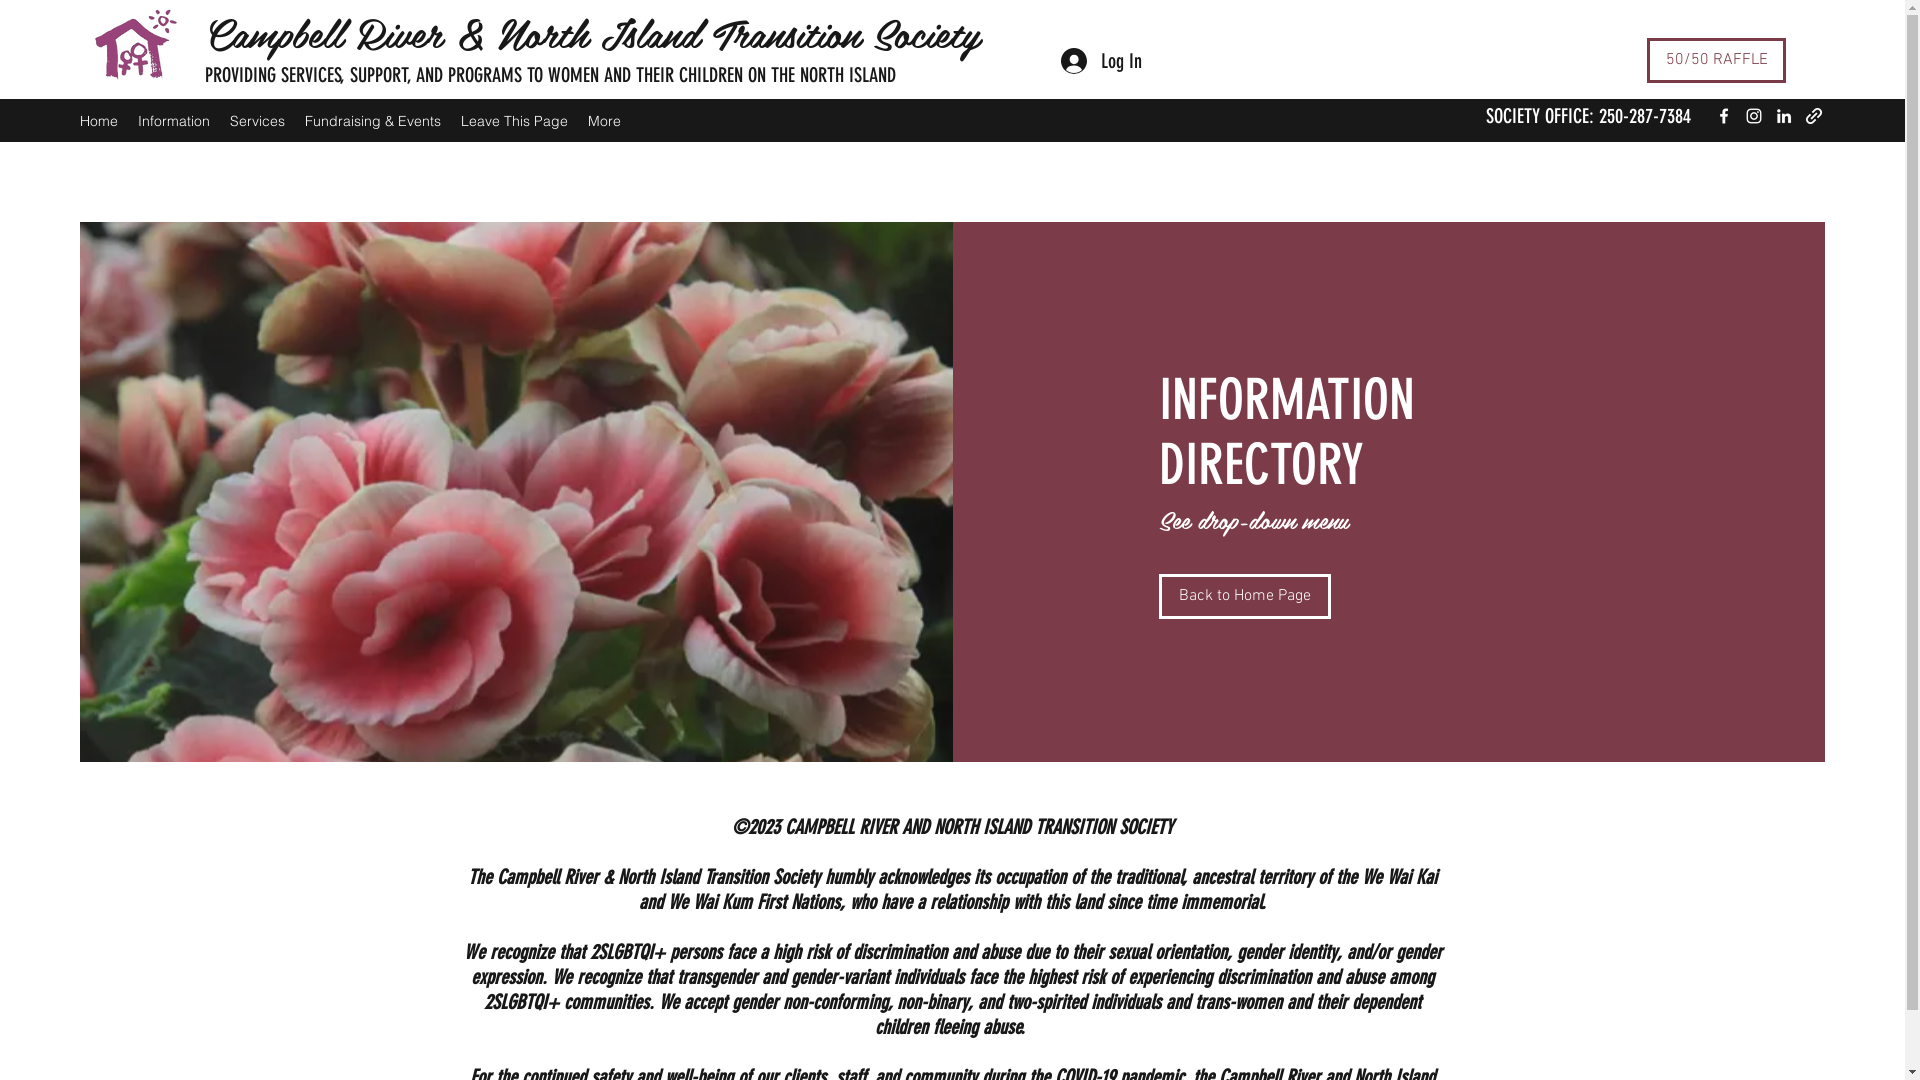 The height and width of the screenshot is (1080, 1920). I want to click on 'Back to Home Page', so click(1243, 595).